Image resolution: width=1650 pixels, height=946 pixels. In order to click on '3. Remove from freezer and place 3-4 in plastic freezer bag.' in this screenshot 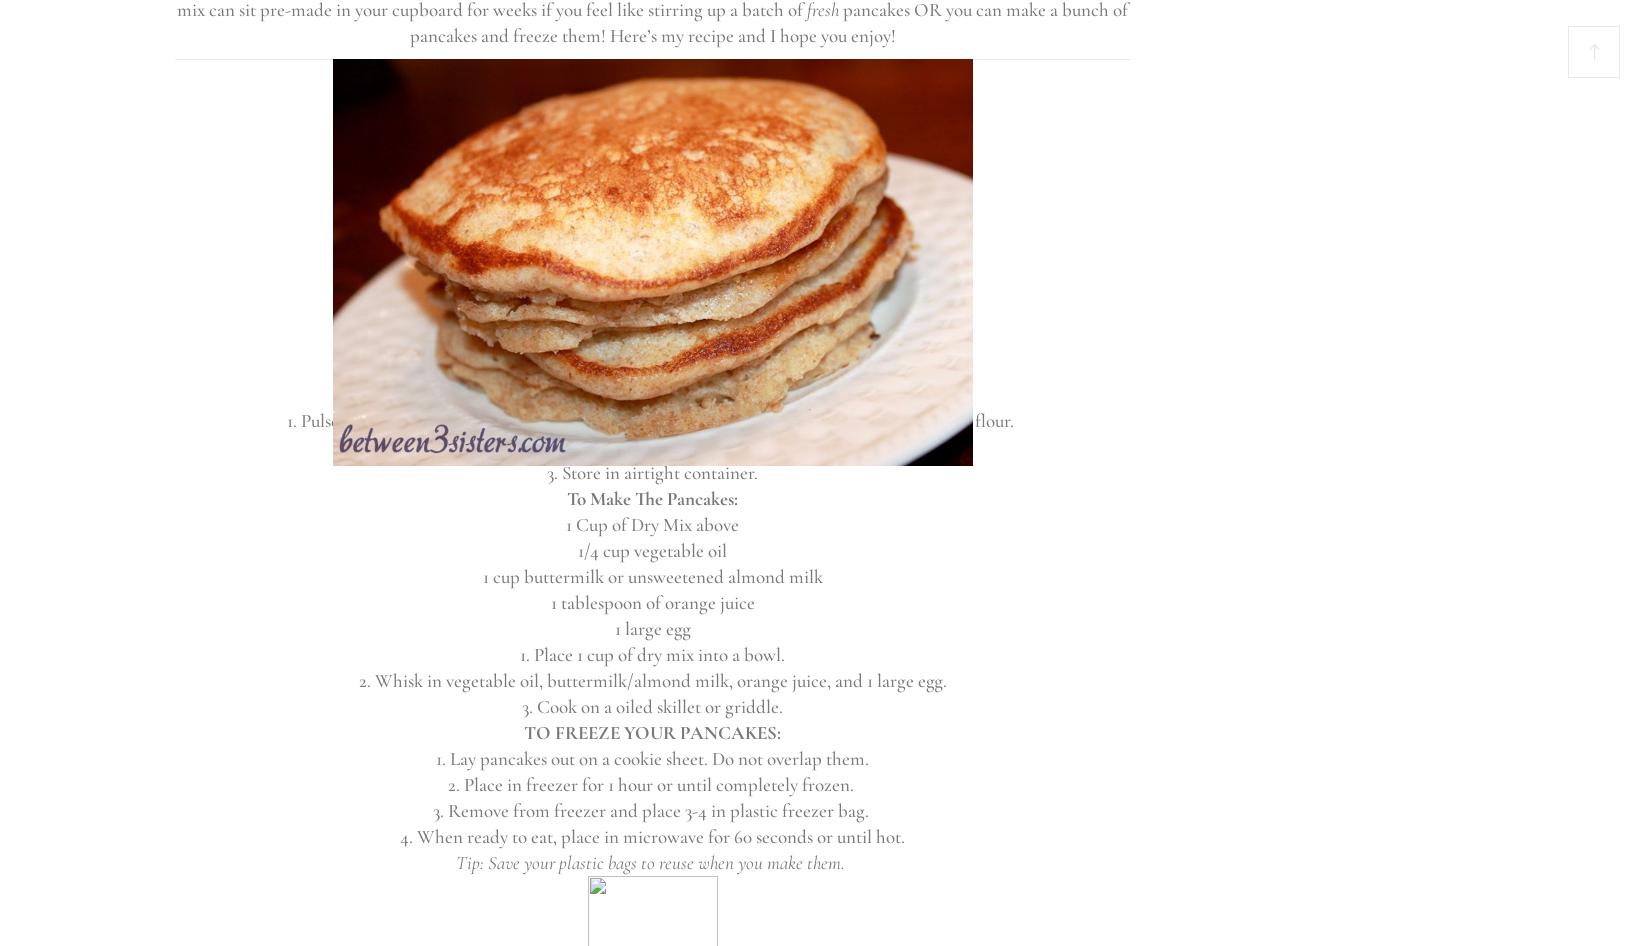, I will do `click(651, 810)`.